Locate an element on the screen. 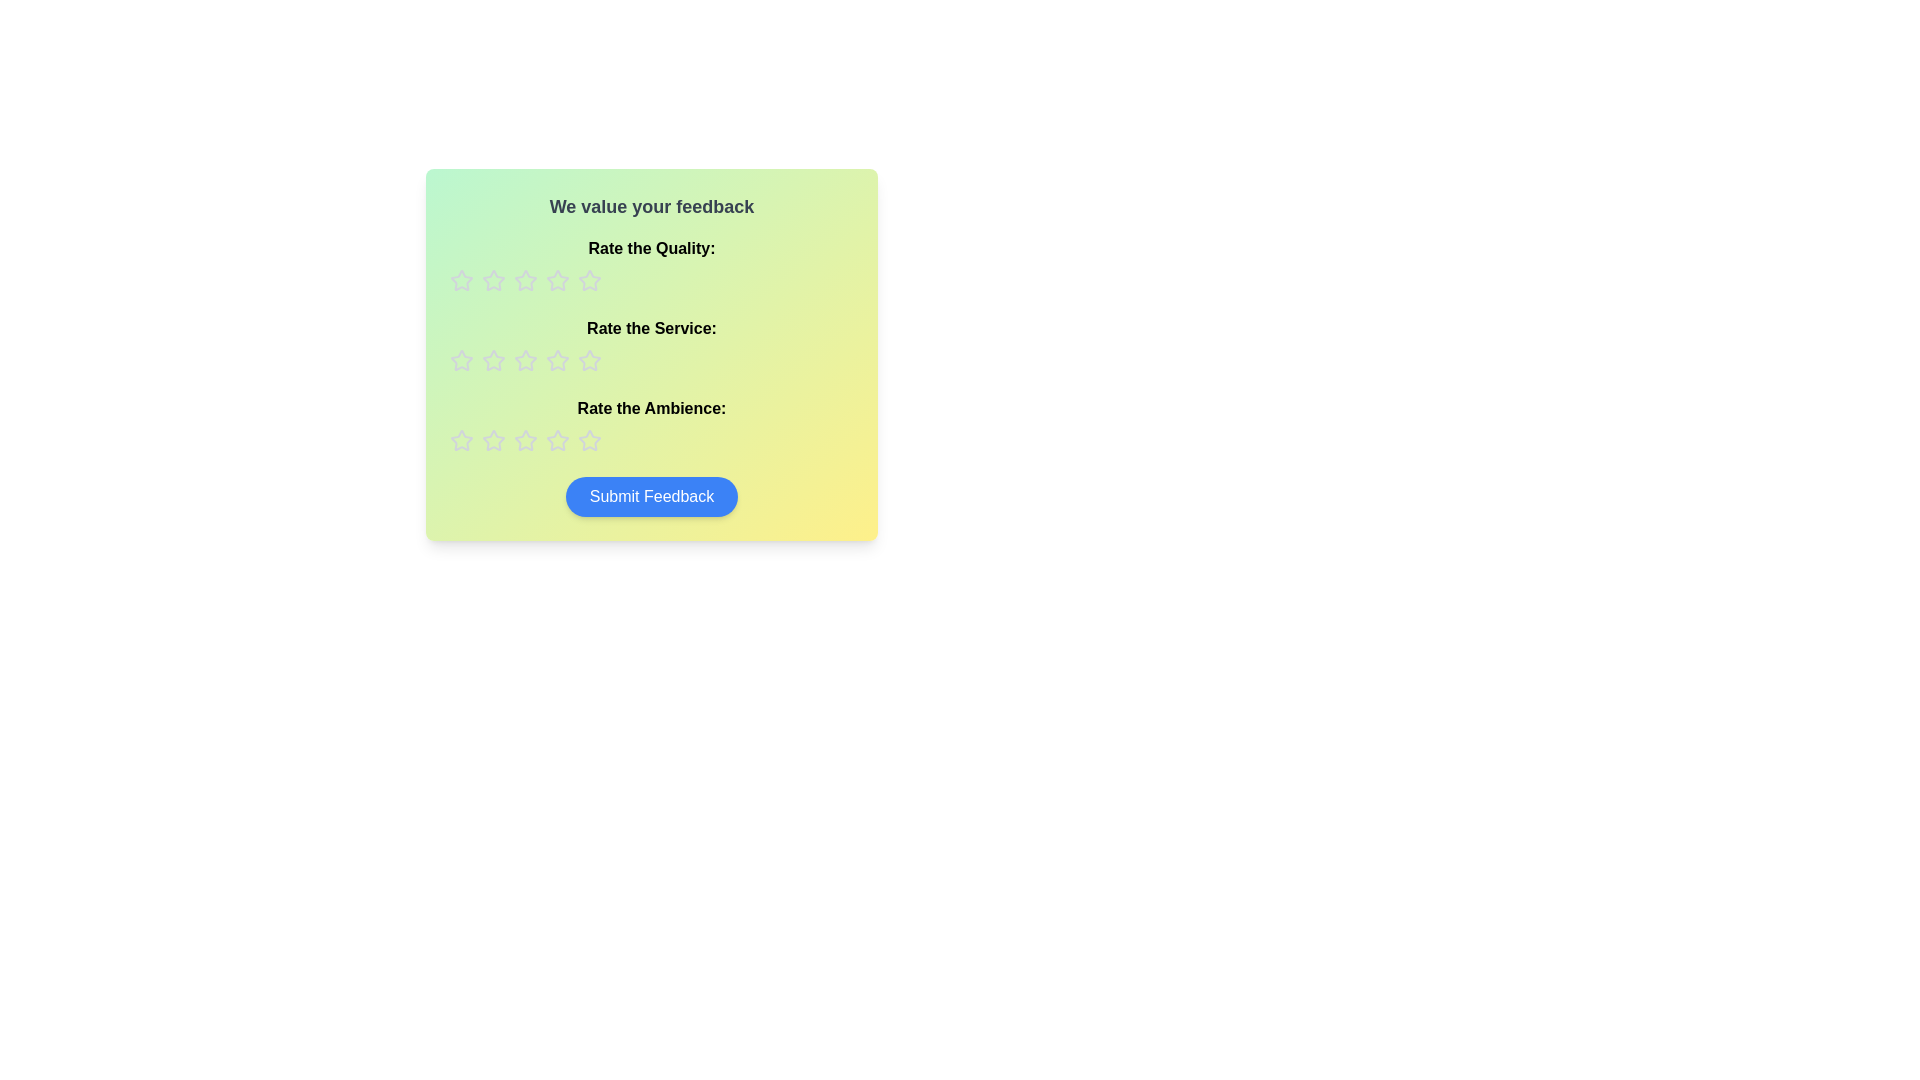 The image size is (1920, 1080). the second star in the row labeled 'Rate the Service:' to assign a score is located at coordinates (526, 360).